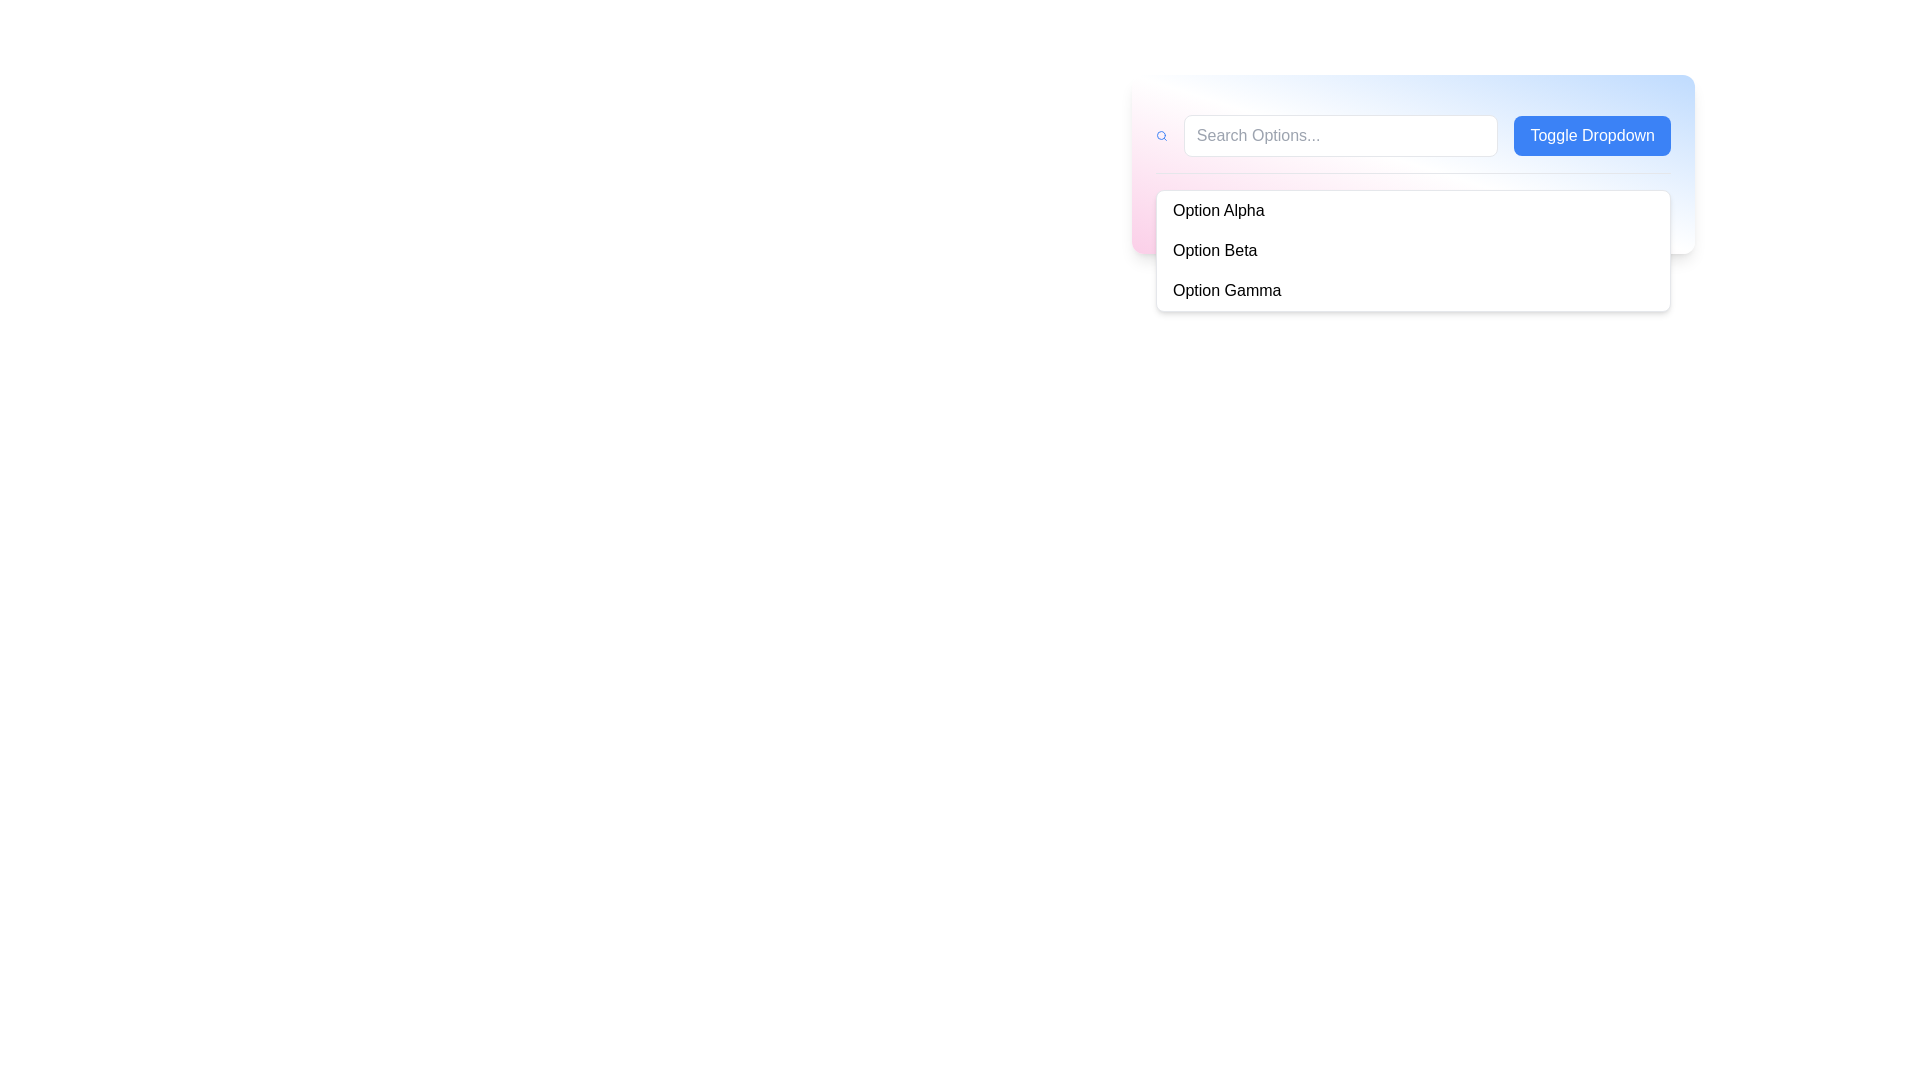 The height and width of the screenshot is (1080, 1920). What do you see at coordinates (1412, 135) in the screenshot?
I see `the button in the first row of the section` at bounding box center [1412, 135].